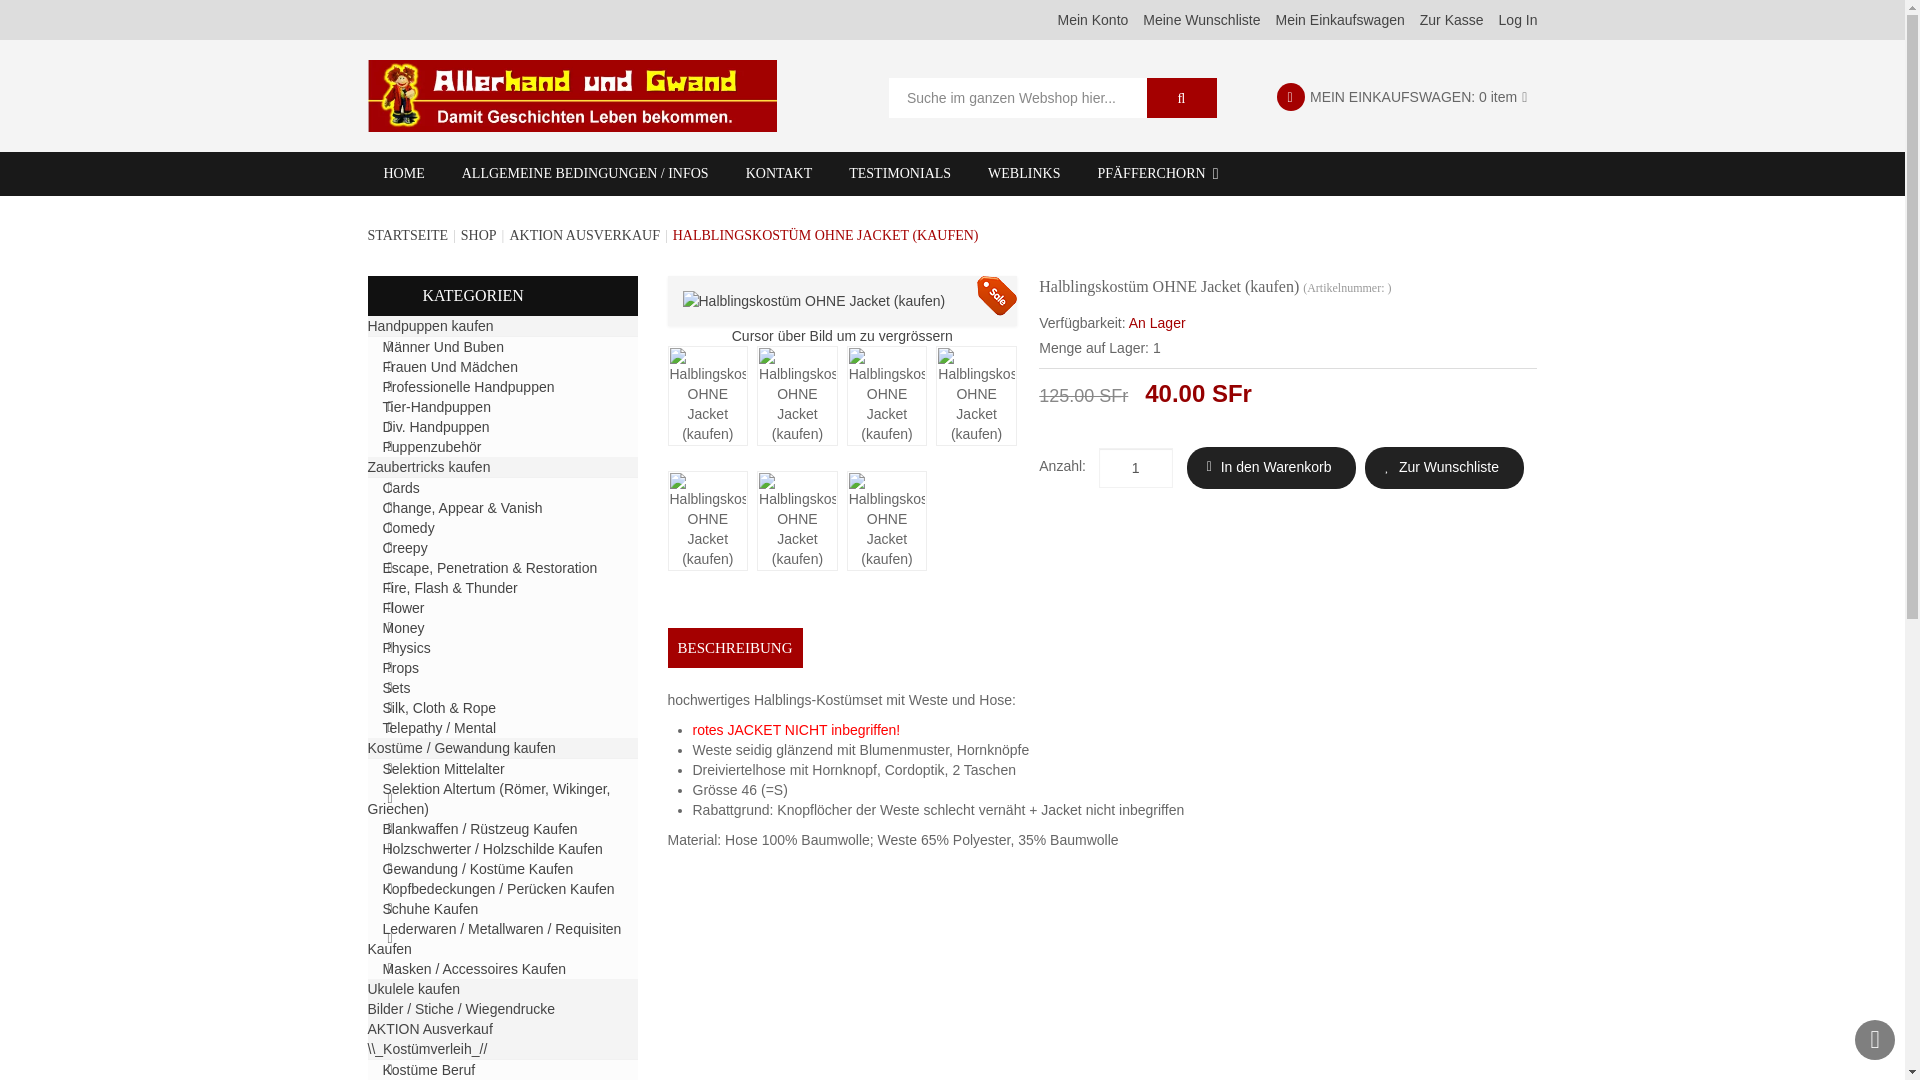 The width and height of the screenshot is (1920, 1080). What do you see at coordinates (441, 767) in the screenshot?
I see `'Selektion Mittelalter'` at bounding box center [441, 767].